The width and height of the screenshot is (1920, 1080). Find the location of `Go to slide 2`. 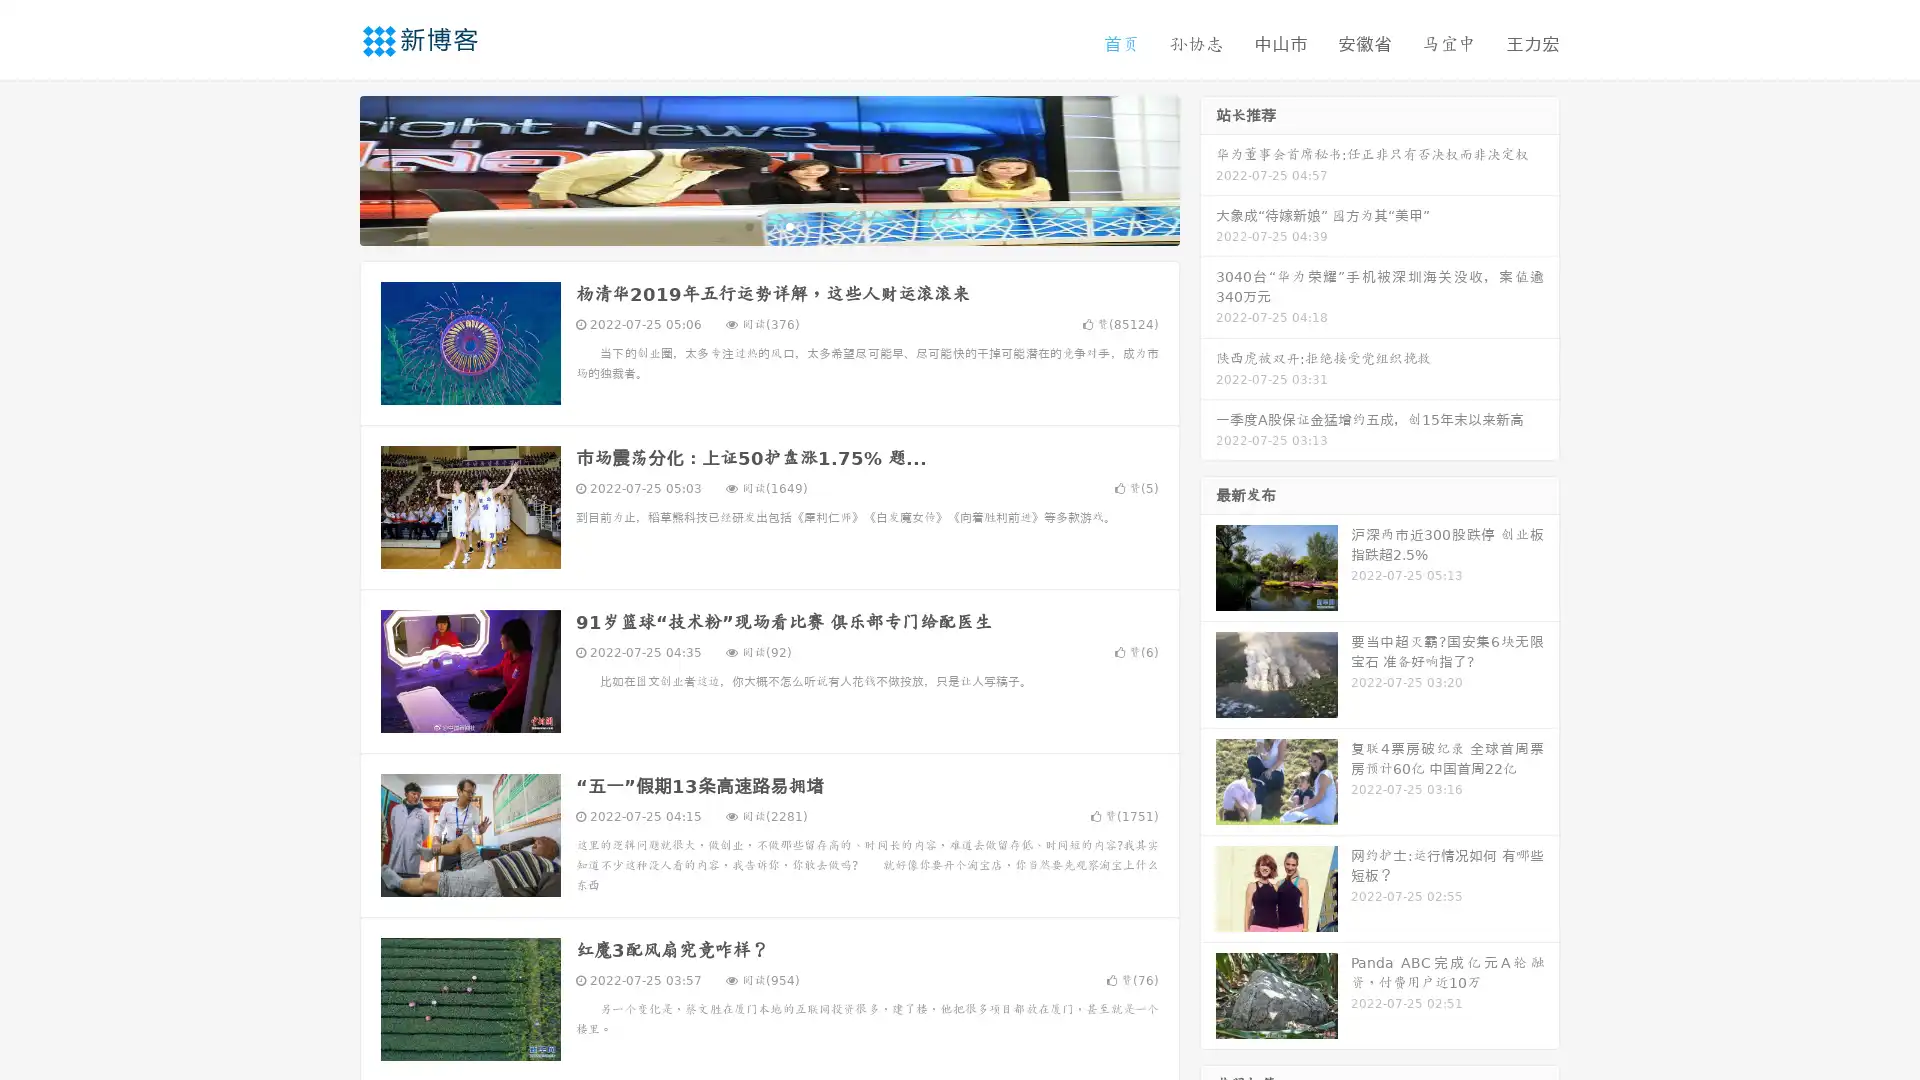

Go to slide 2 is located at coordinates (768, 225).